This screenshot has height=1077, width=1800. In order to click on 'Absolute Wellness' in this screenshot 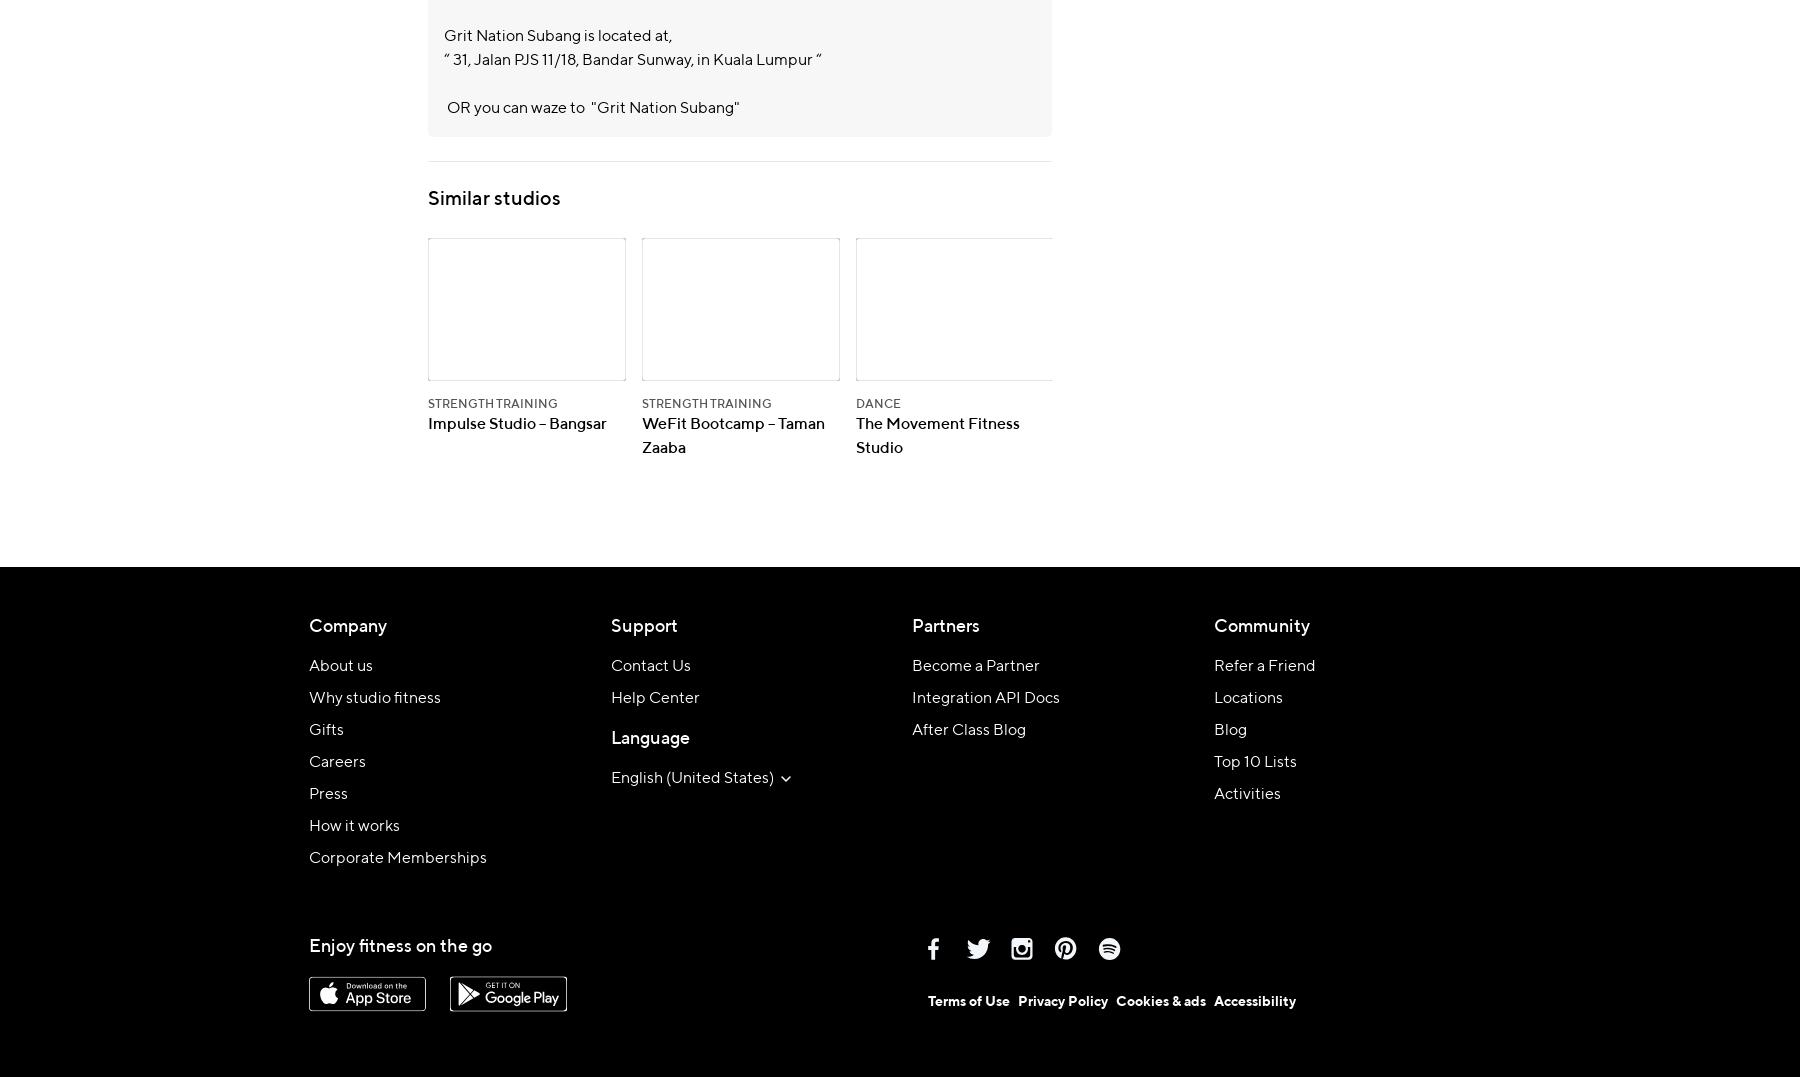, I will do `click(1136, 423)`.